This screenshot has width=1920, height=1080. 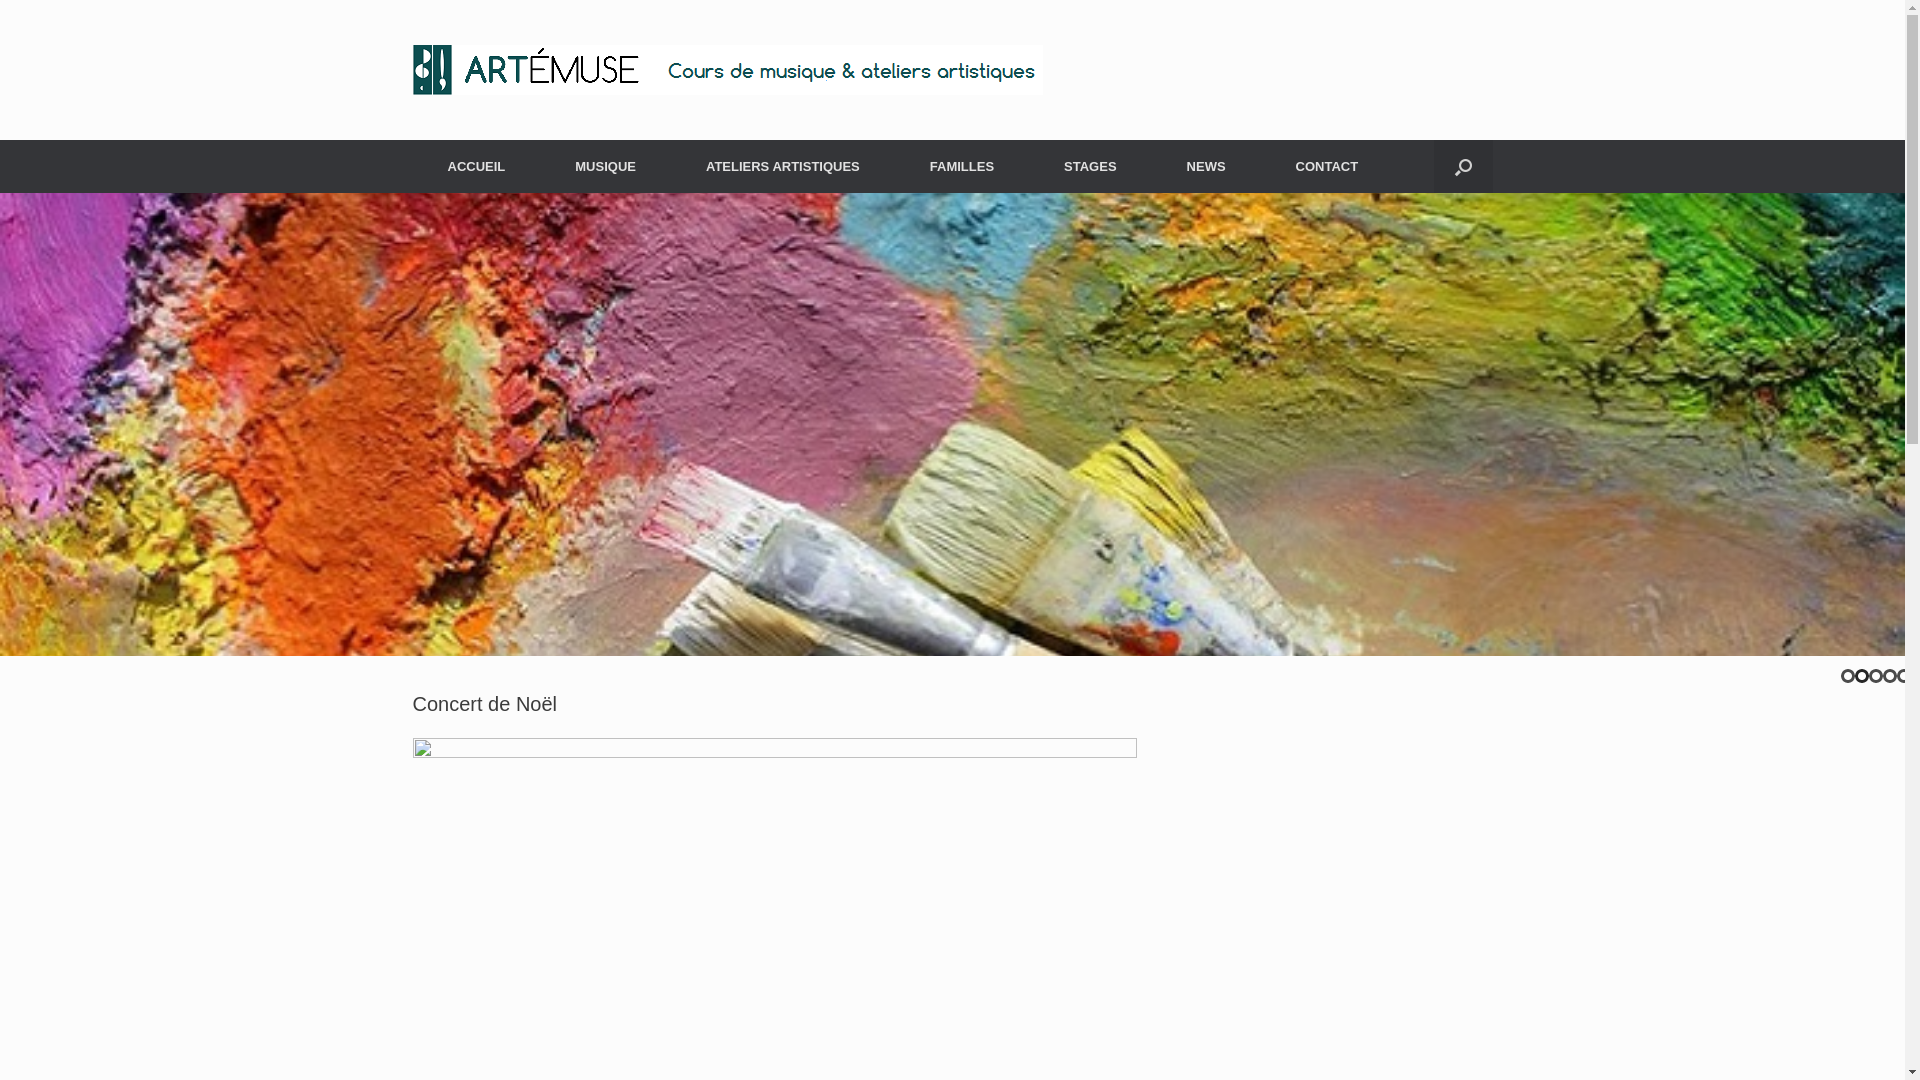 What do you see at coordinates (781, 165) in the screenshot?
I see `'ATELIERS ARTISTIQUES'` at bounding box center [781, 165].